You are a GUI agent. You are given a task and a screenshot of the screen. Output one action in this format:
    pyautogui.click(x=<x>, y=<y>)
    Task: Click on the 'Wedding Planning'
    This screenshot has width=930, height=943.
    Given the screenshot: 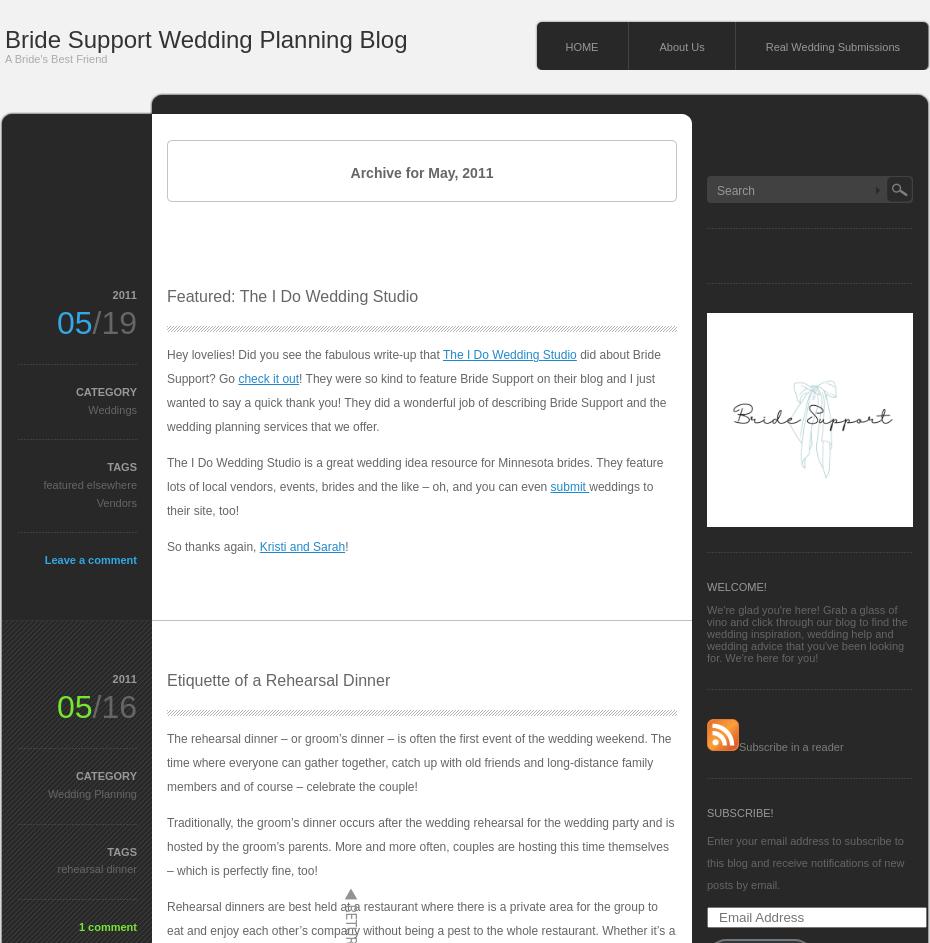 What is the action you would take?
    pyautogui.click(x=91, y=791)
    